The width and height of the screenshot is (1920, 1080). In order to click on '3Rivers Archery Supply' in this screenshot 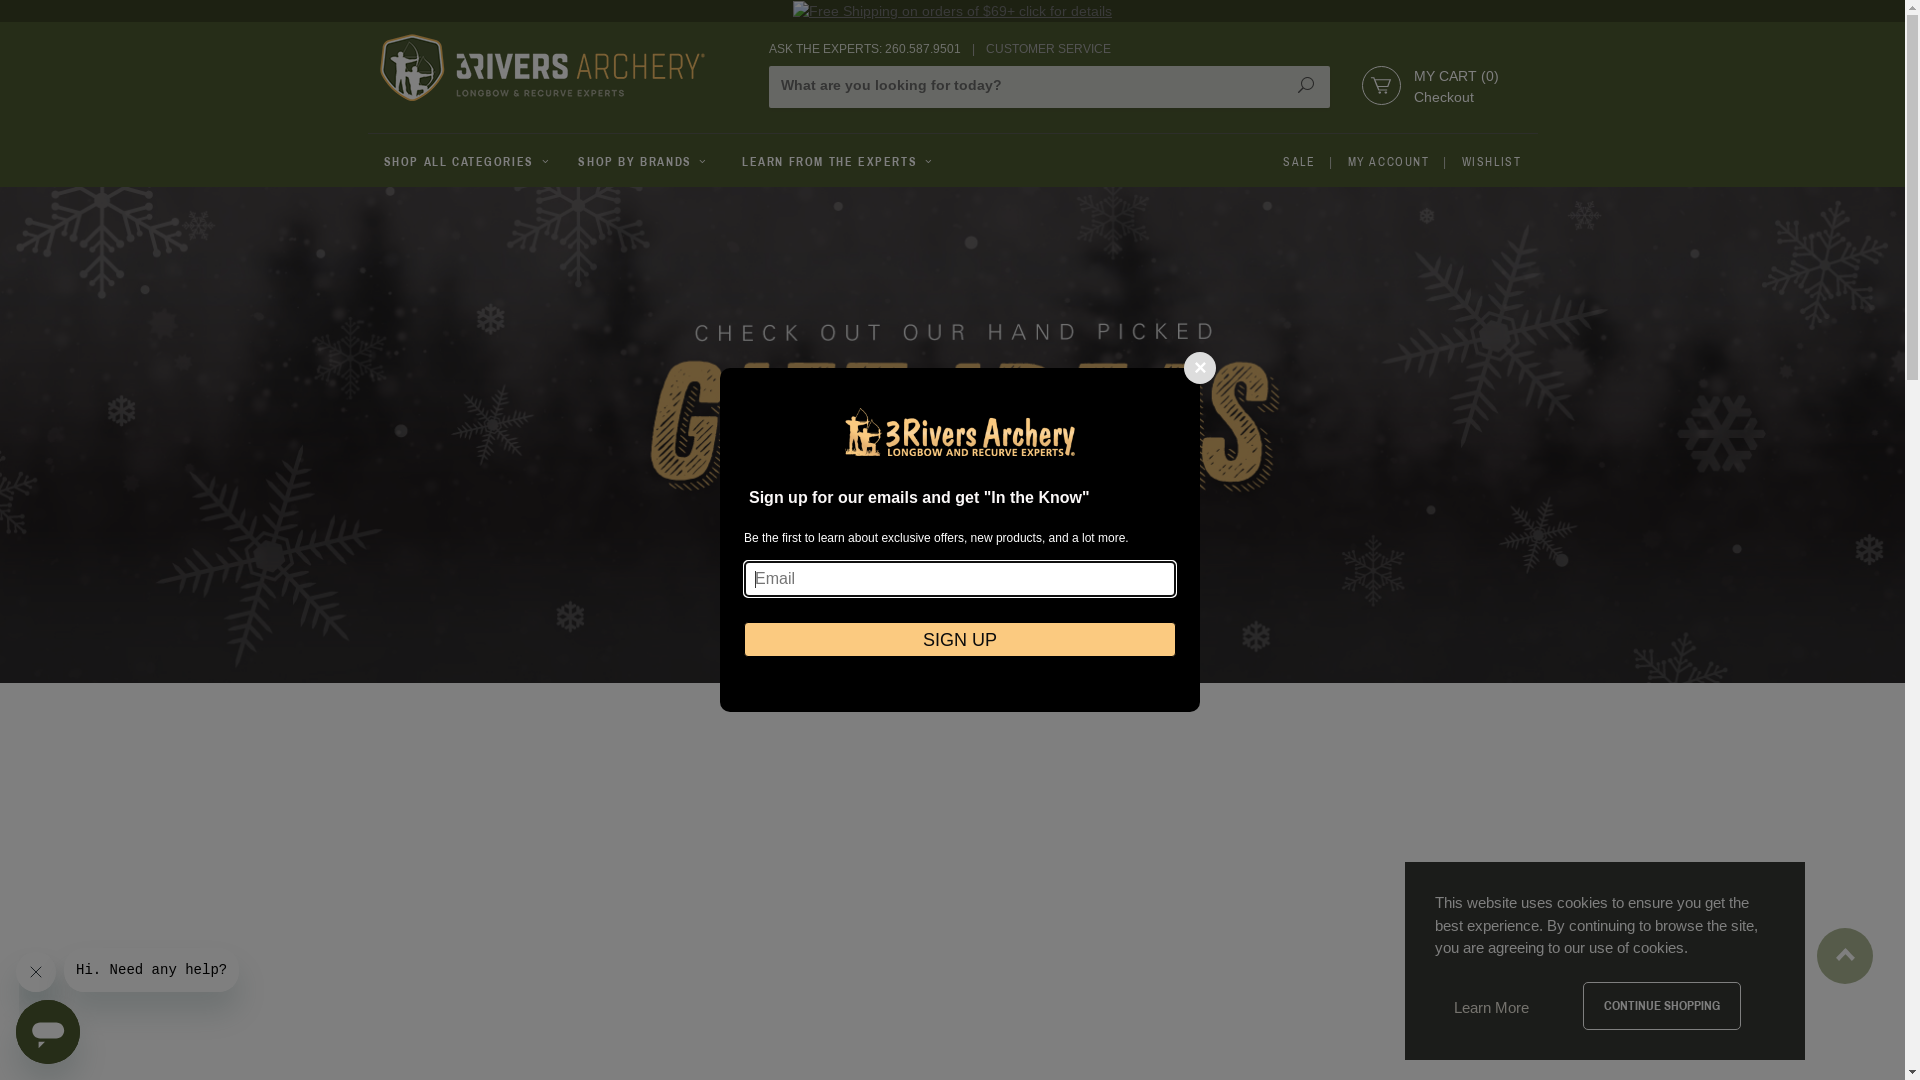, I will do `click(542, 66)`.